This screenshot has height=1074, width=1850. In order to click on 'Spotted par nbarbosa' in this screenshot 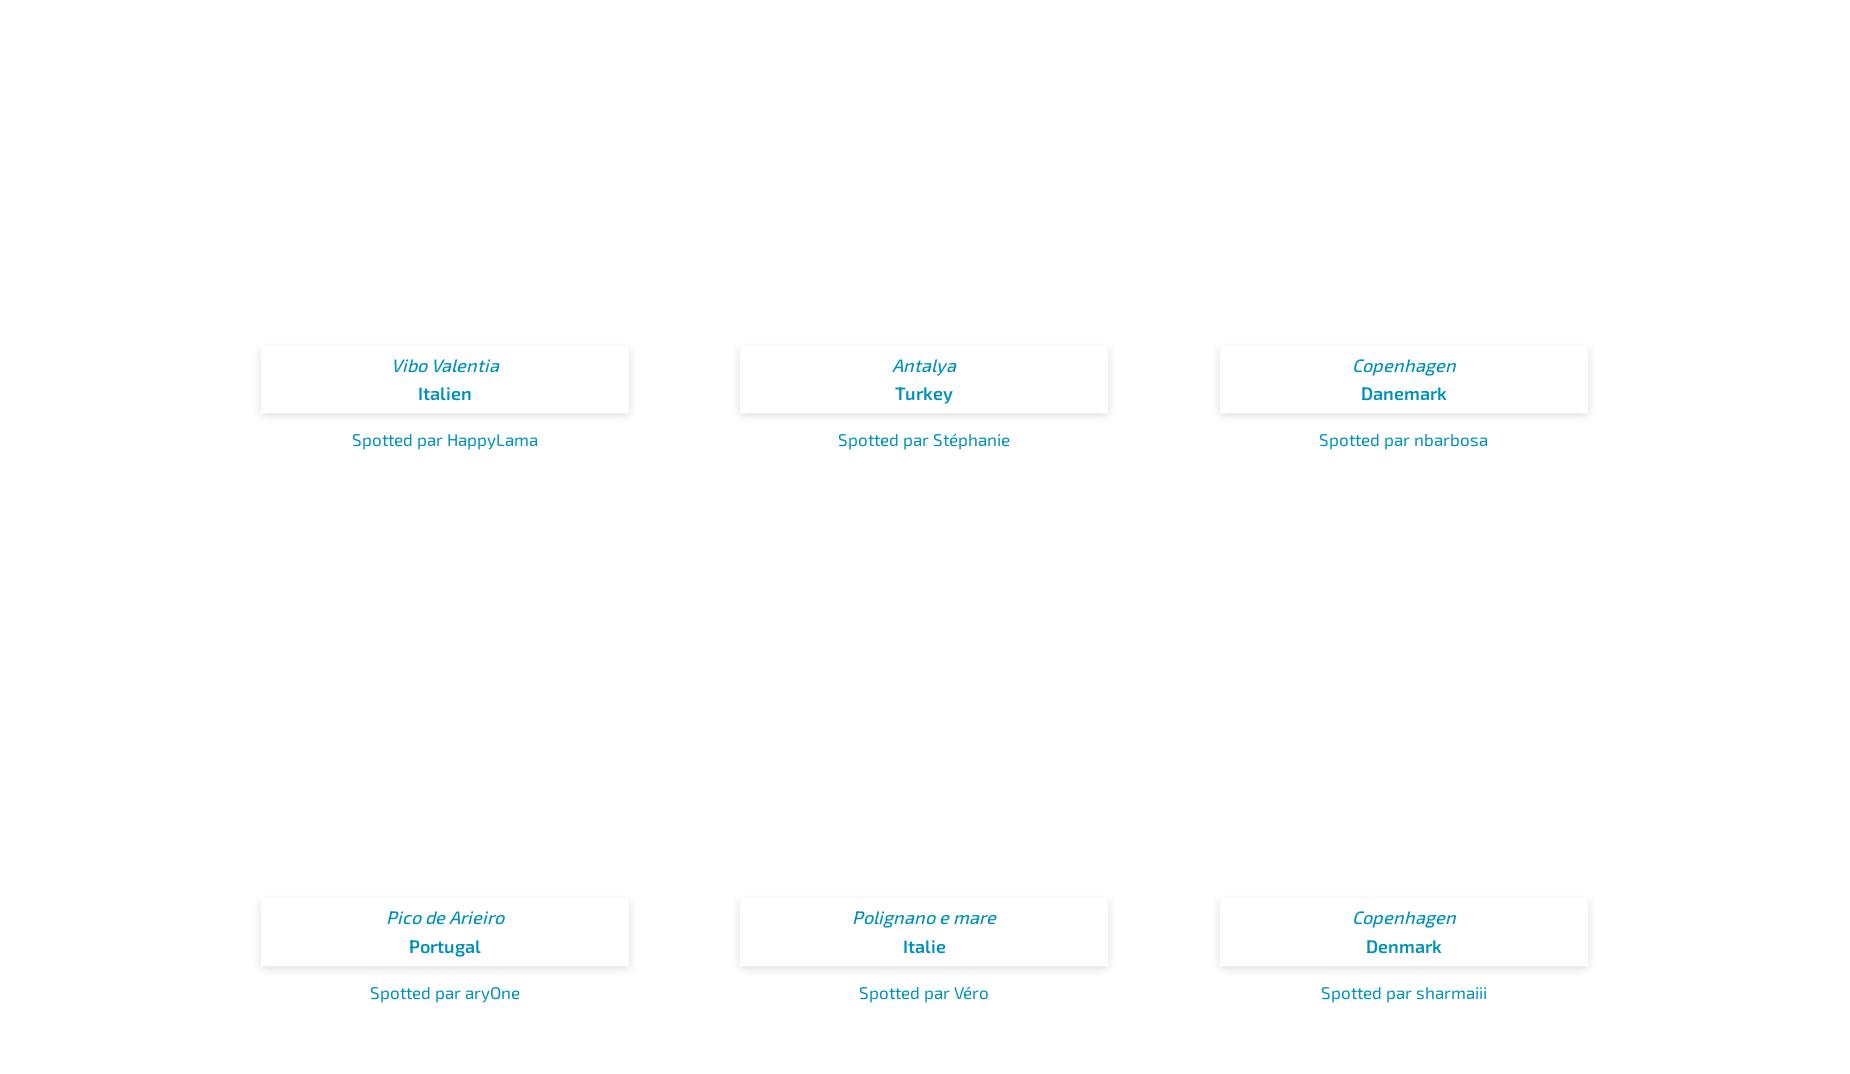, I will do `click(1318, 438)`.